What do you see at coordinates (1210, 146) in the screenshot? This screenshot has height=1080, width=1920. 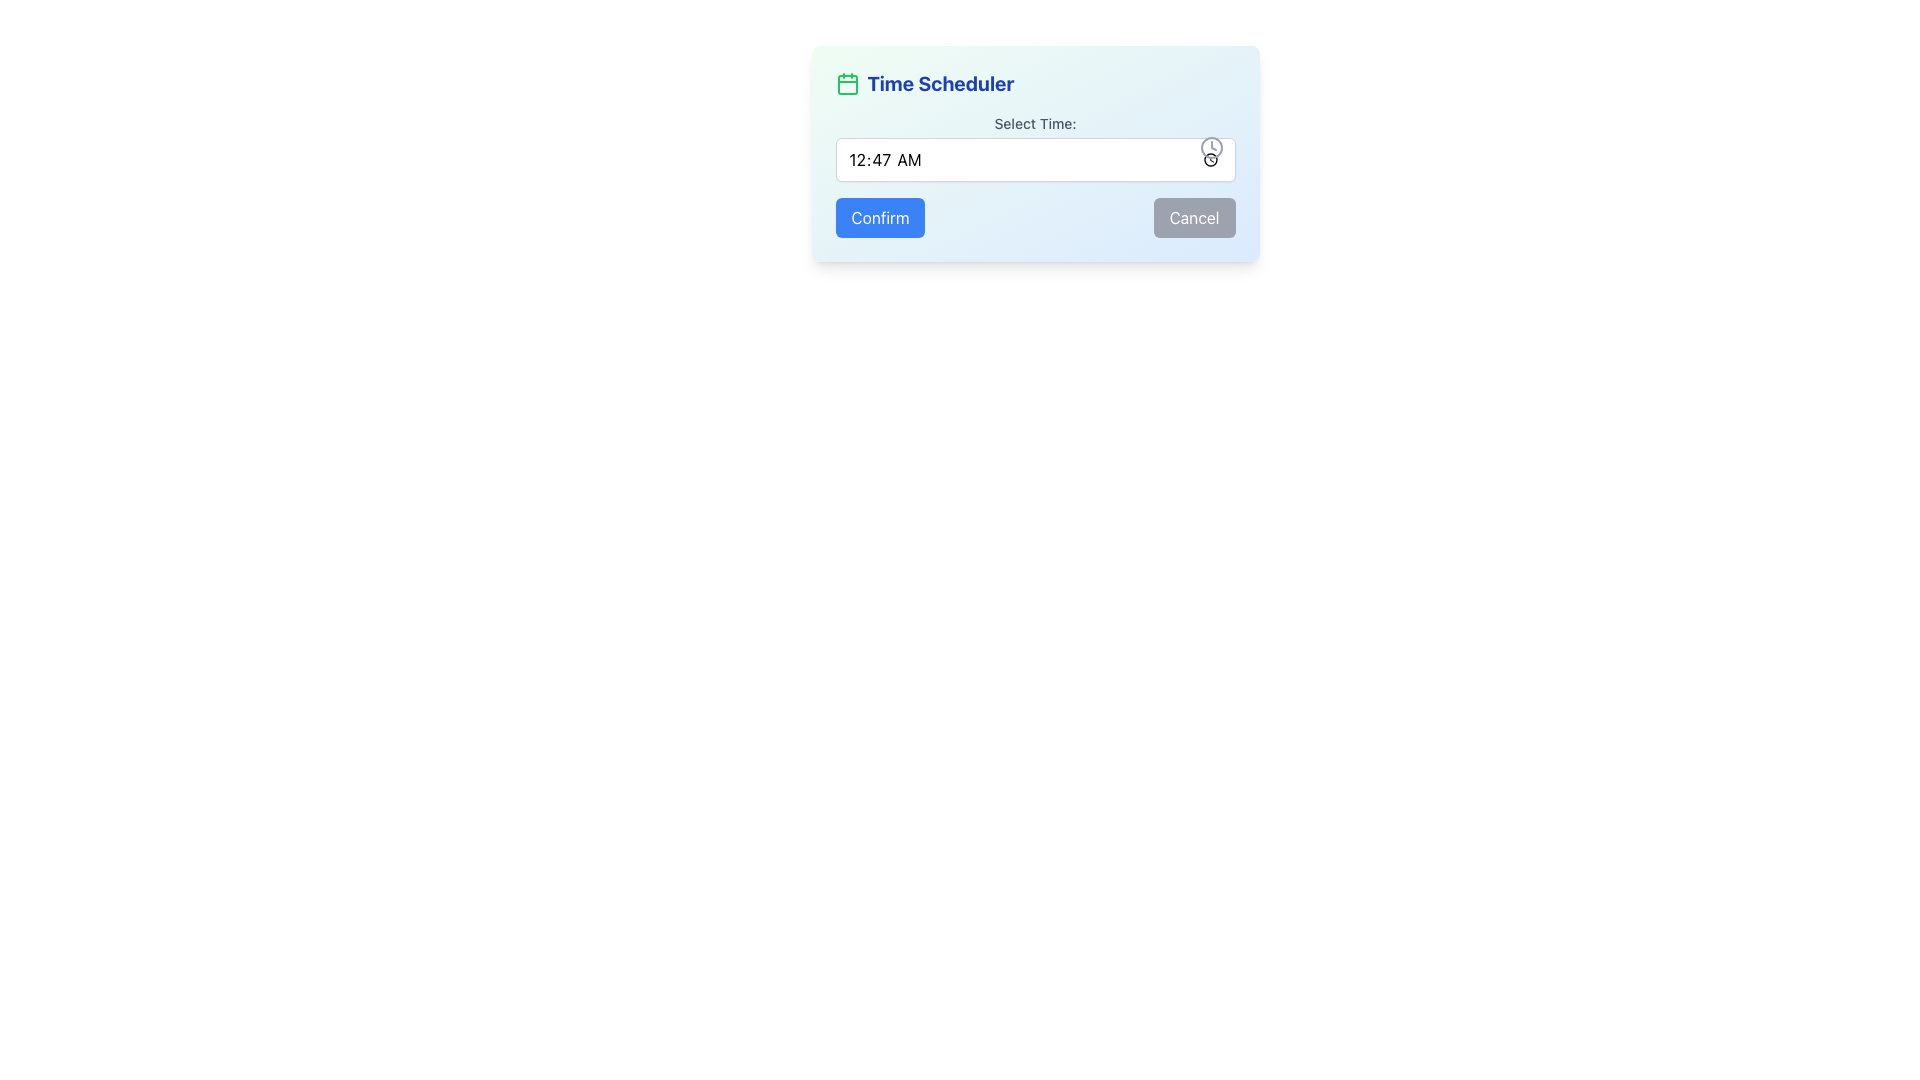 I see `the SVG Circle that is part of the clock icon located at the top-right corner of the time input field` at bounding box center [1210, 146].